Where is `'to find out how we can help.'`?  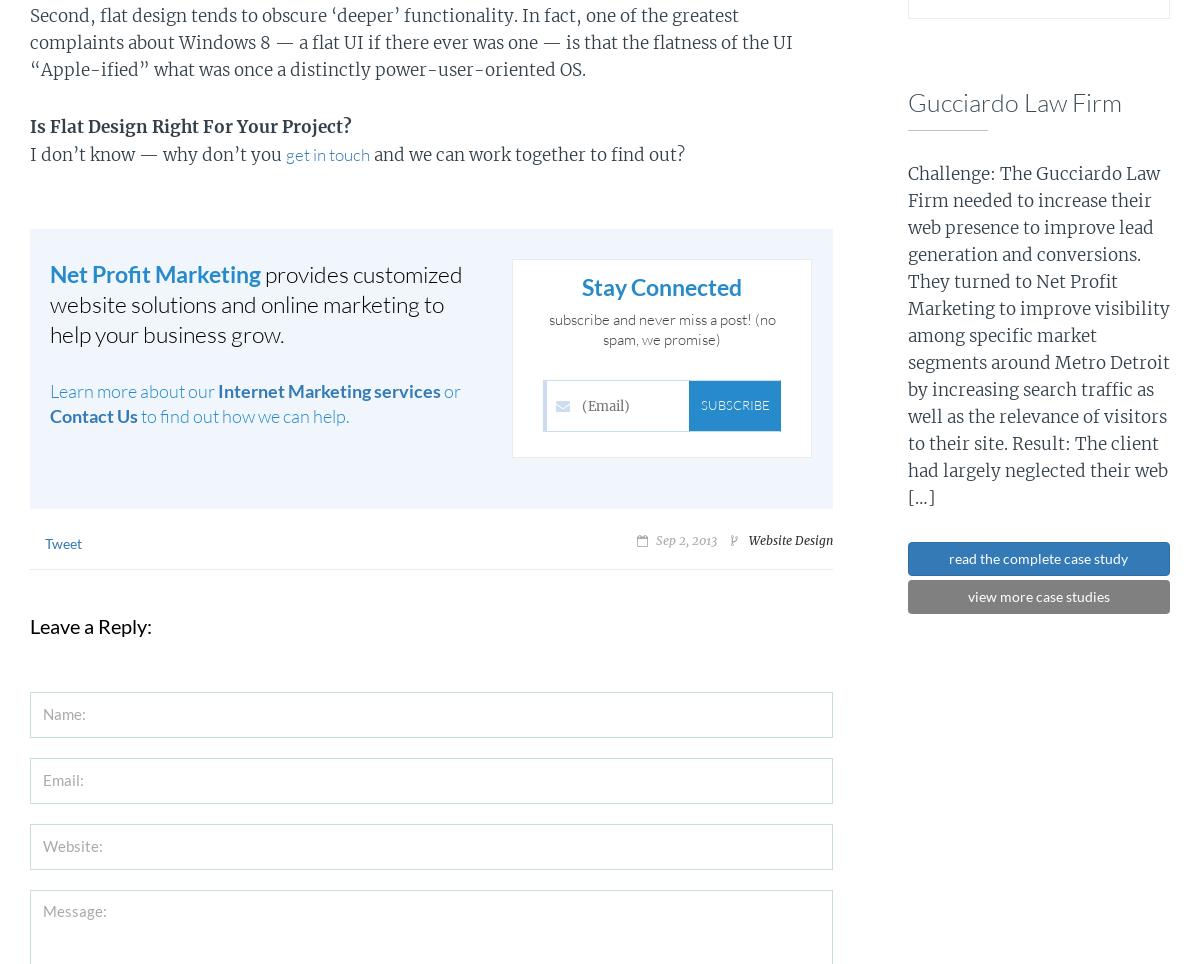
'to find out how we can help.' is located at coordinates (242, 414).